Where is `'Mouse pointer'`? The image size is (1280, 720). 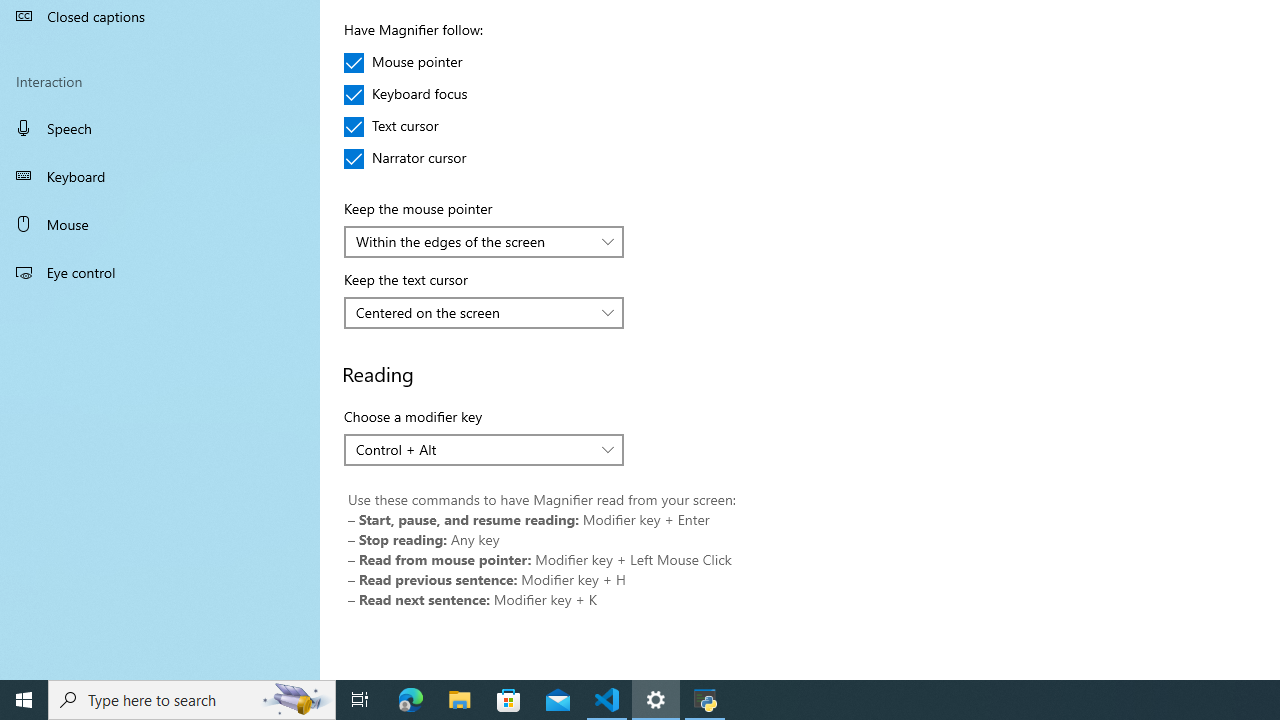
'Mouse pointer' is located at coordinates (402, 61).